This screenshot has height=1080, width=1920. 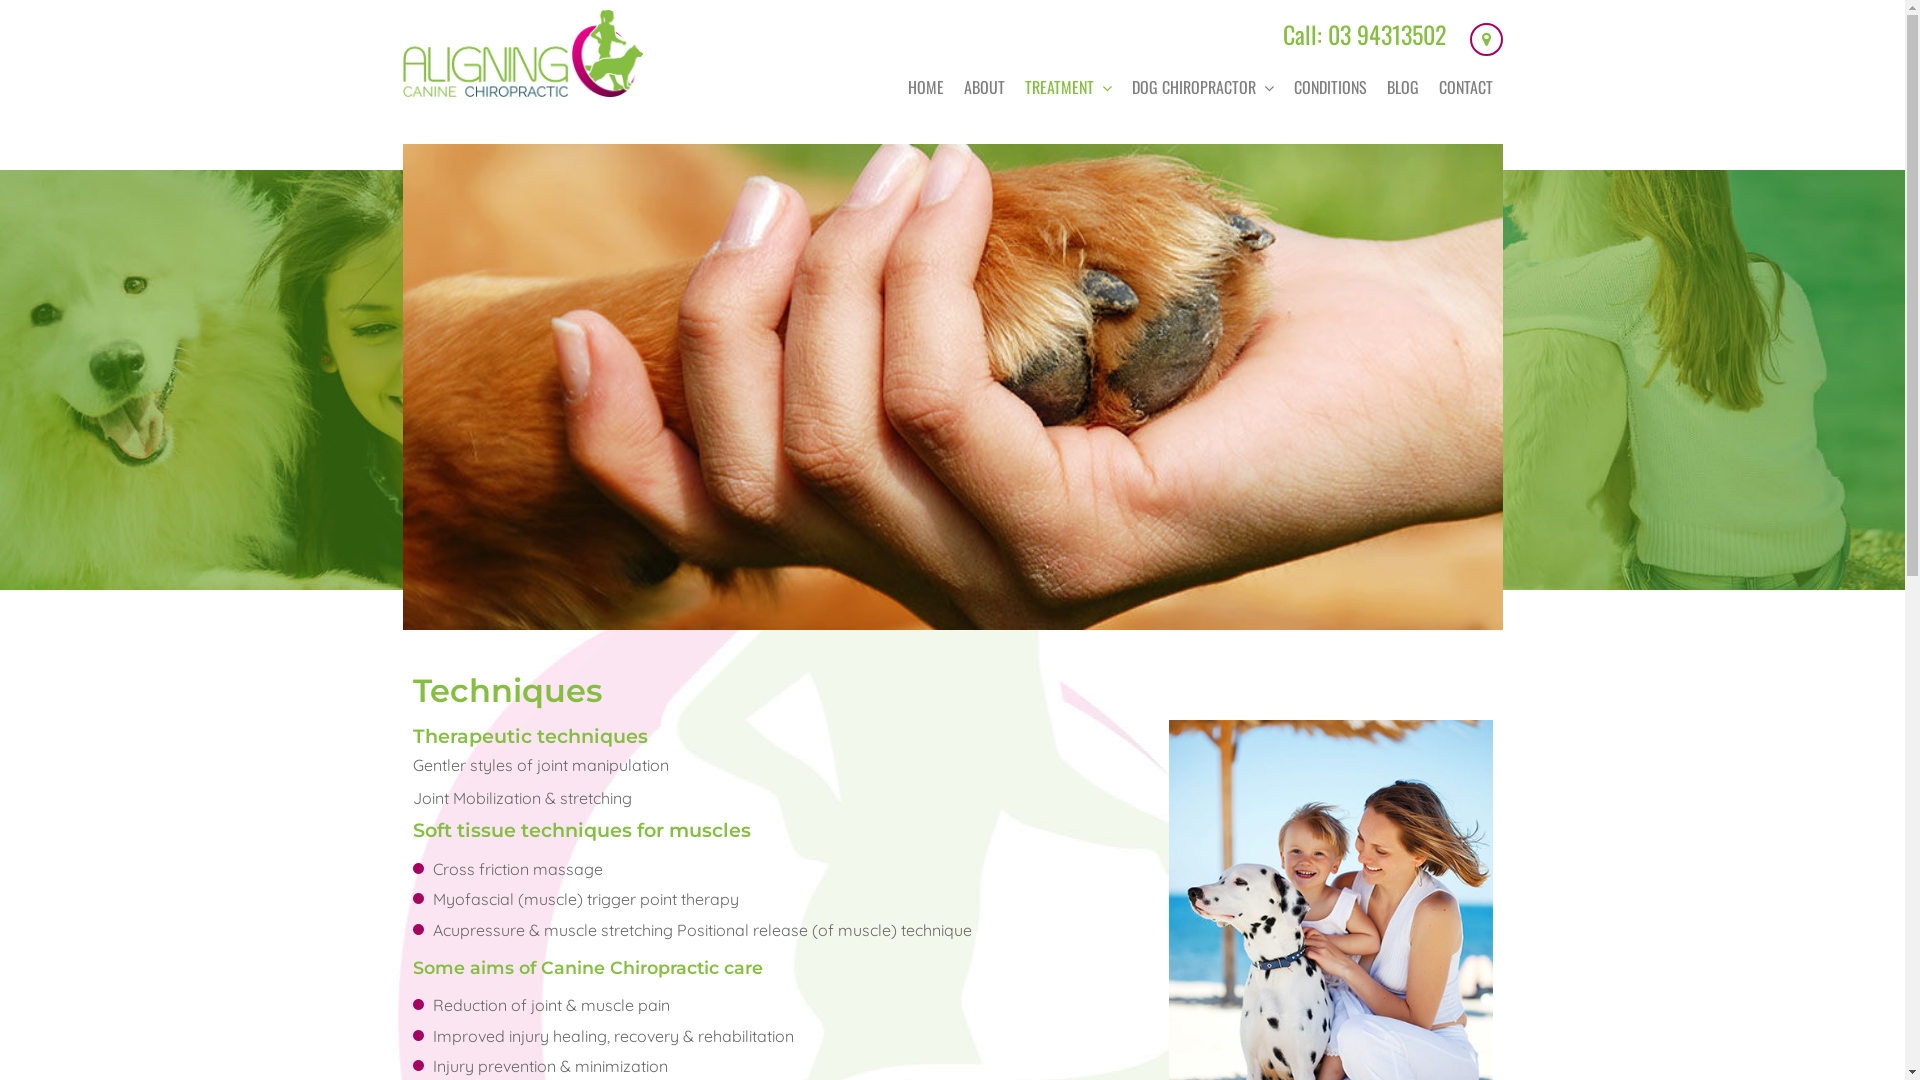 What do you see at coordinates (1013, 86) in the screenshot?
I see `'TREATMENT'` at bounding box center [1013, 86].